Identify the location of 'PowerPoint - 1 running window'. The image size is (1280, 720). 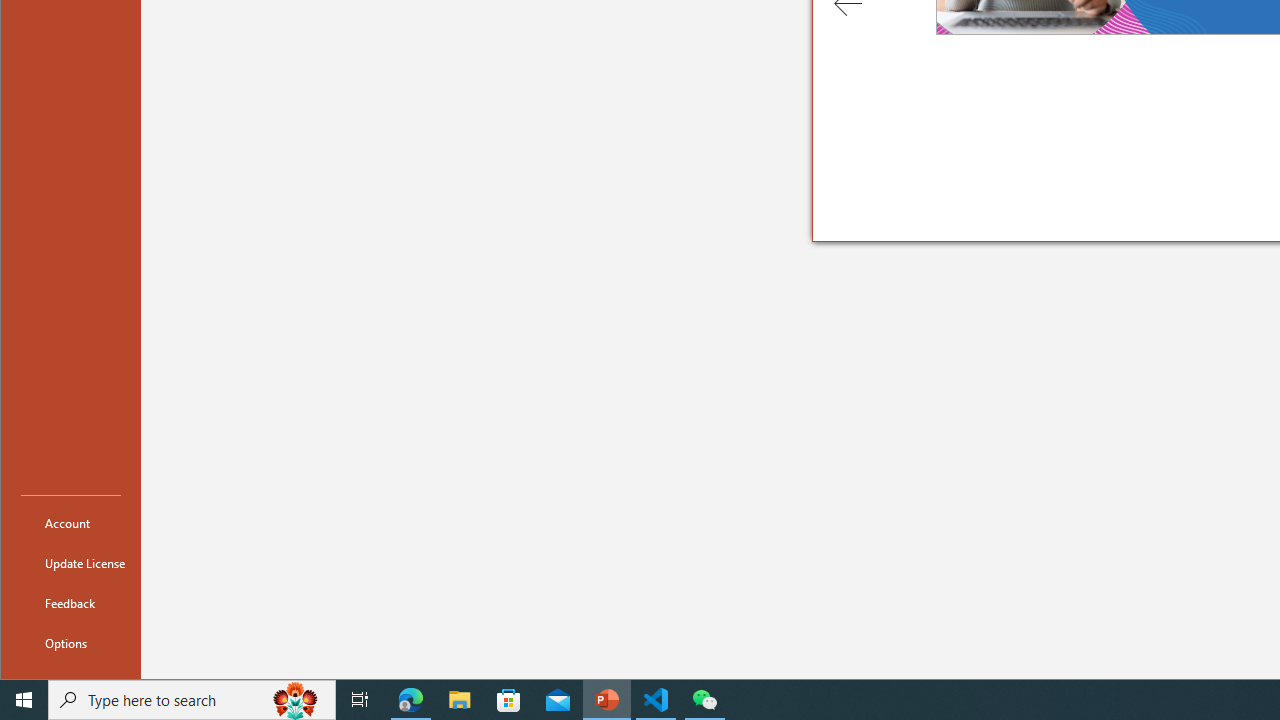
(606, 698).